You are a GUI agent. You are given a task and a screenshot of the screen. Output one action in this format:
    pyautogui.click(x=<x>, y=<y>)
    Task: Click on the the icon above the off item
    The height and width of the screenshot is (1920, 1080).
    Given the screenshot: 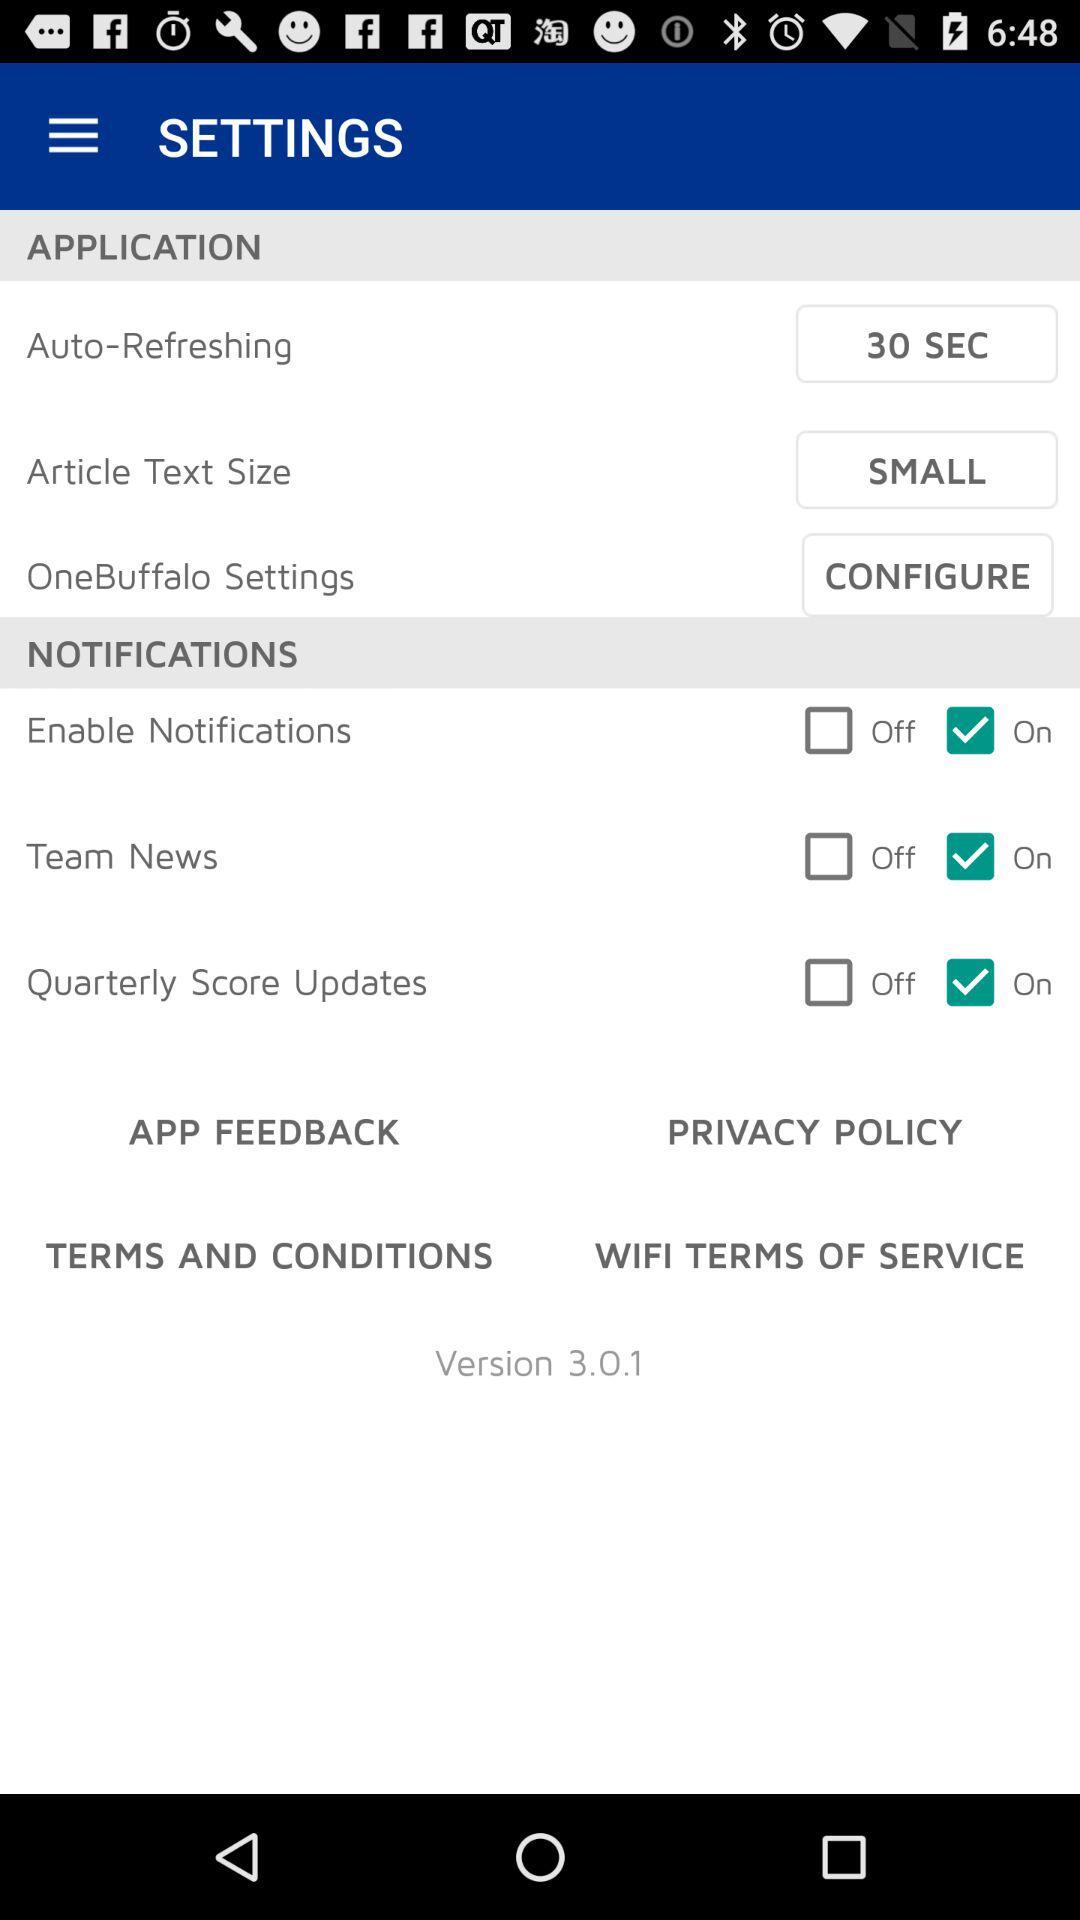 What is the action you would take?
    pyautogui.click(x=927, y=574)
    